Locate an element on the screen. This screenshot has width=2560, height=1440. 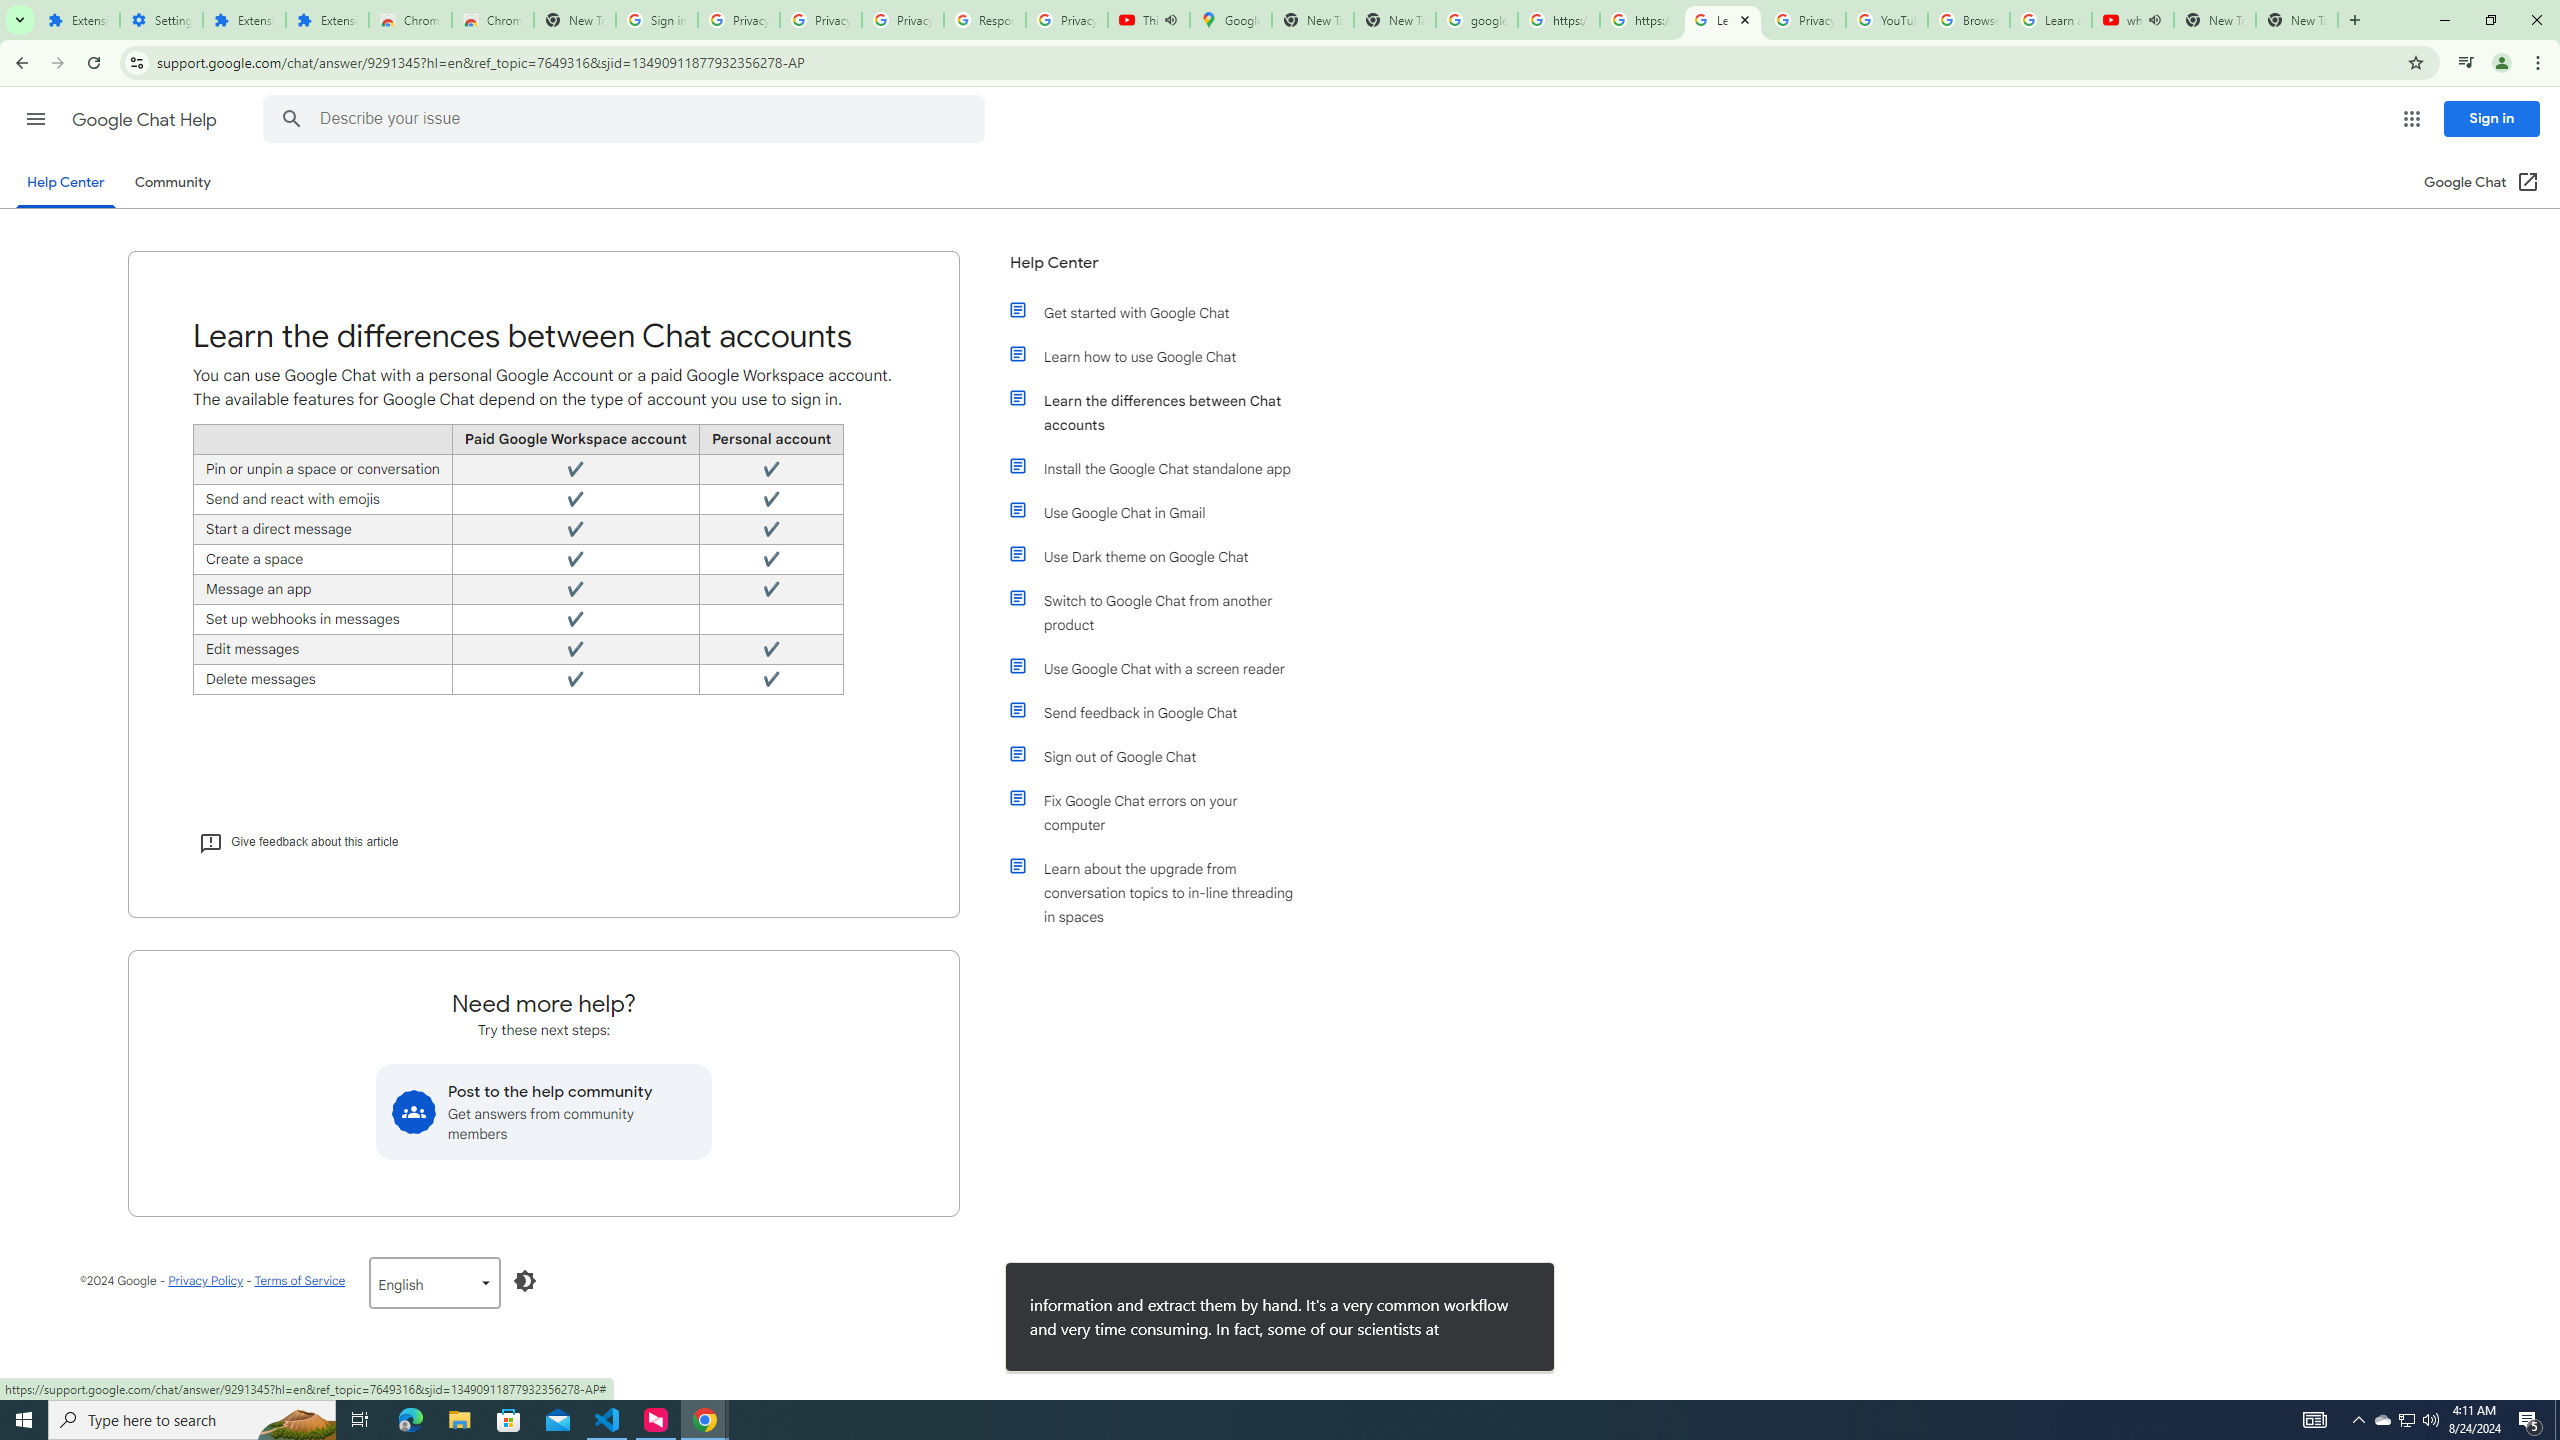
'Install the Google Chat standalone app' is located at coordinates (1162, 467).